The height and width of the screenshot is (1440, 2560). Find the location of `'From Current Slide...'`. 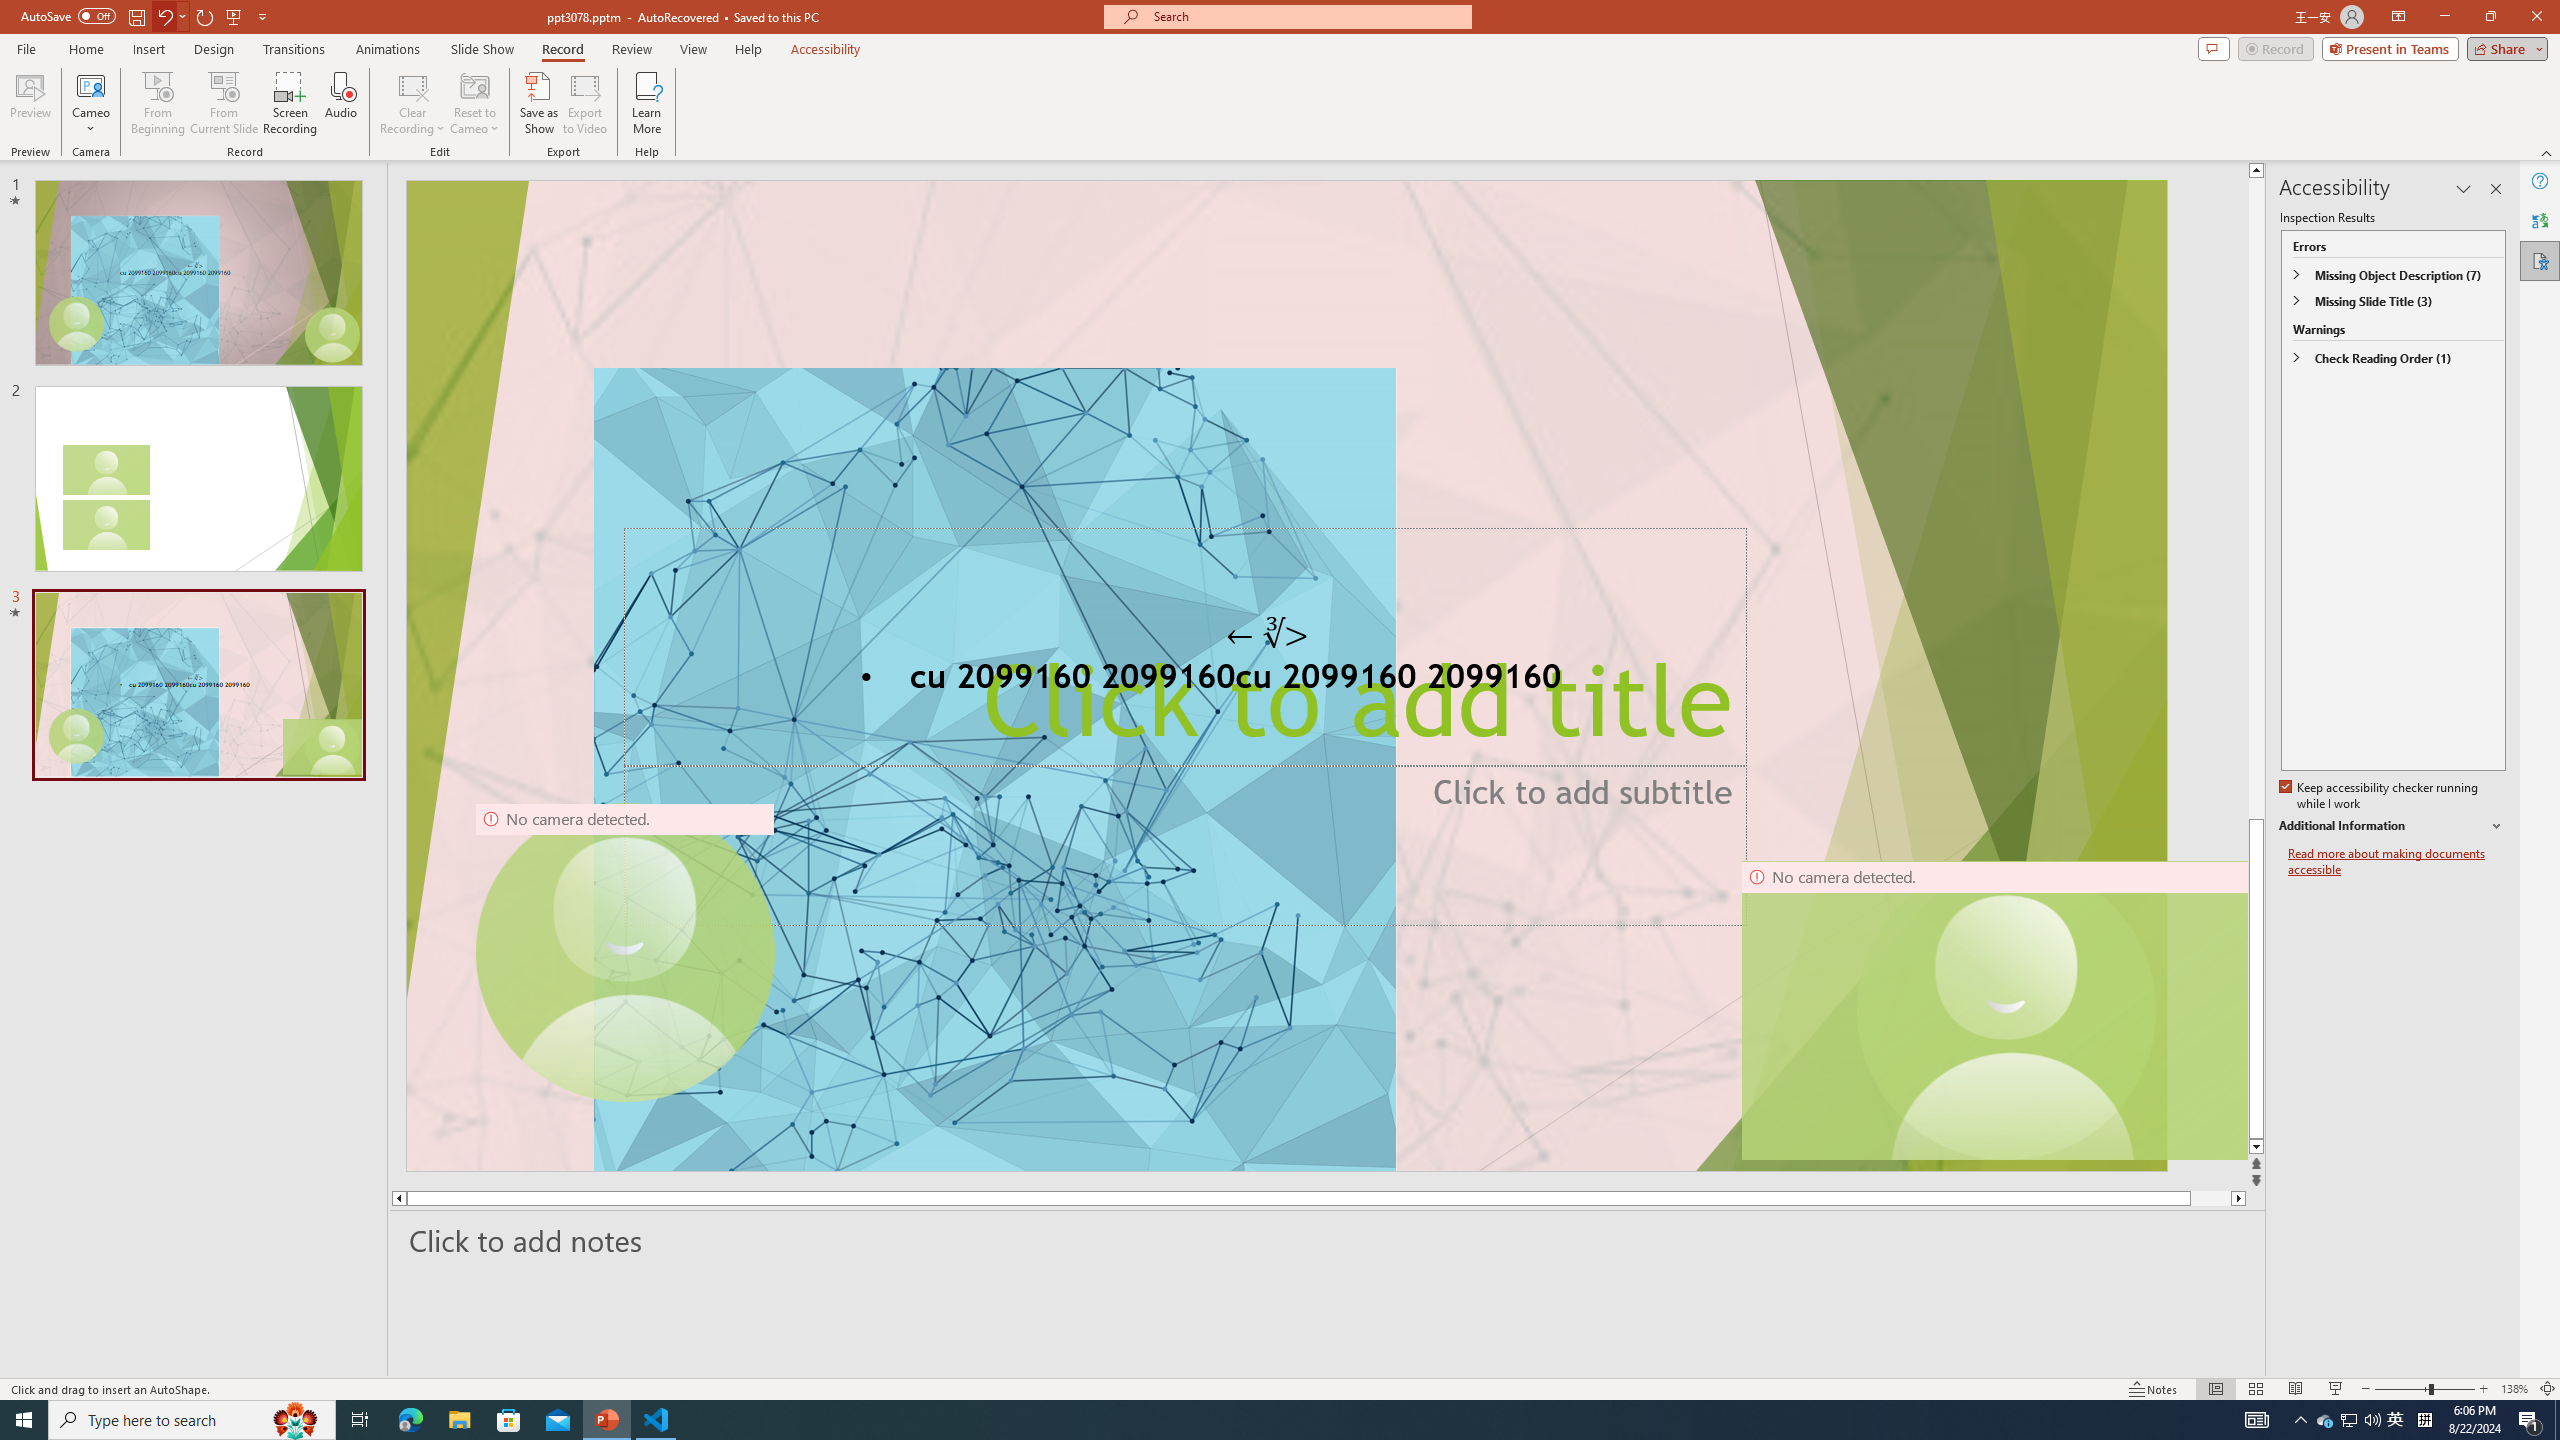

'From Current Slide...' is located at coordinates (224, 103).